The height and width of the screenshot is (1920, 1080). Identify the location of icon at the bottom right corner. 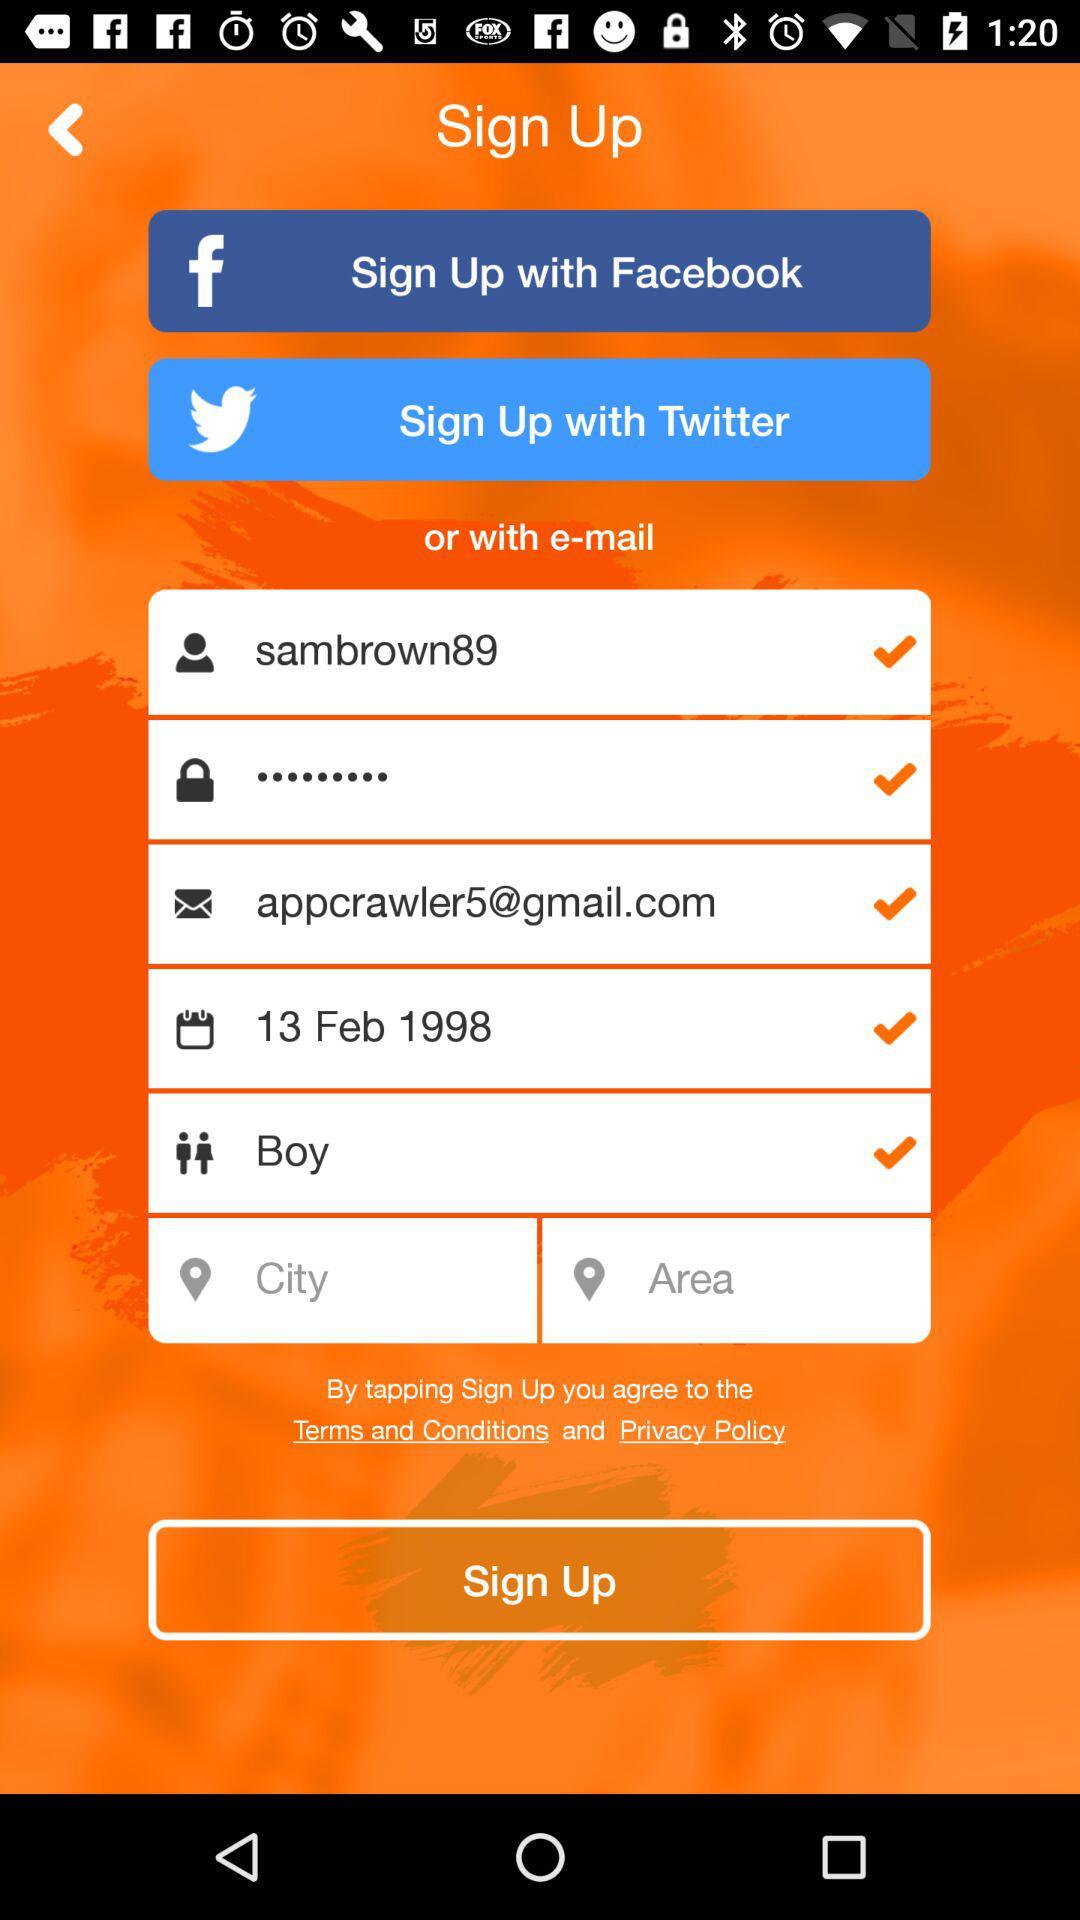
(782, 1280).